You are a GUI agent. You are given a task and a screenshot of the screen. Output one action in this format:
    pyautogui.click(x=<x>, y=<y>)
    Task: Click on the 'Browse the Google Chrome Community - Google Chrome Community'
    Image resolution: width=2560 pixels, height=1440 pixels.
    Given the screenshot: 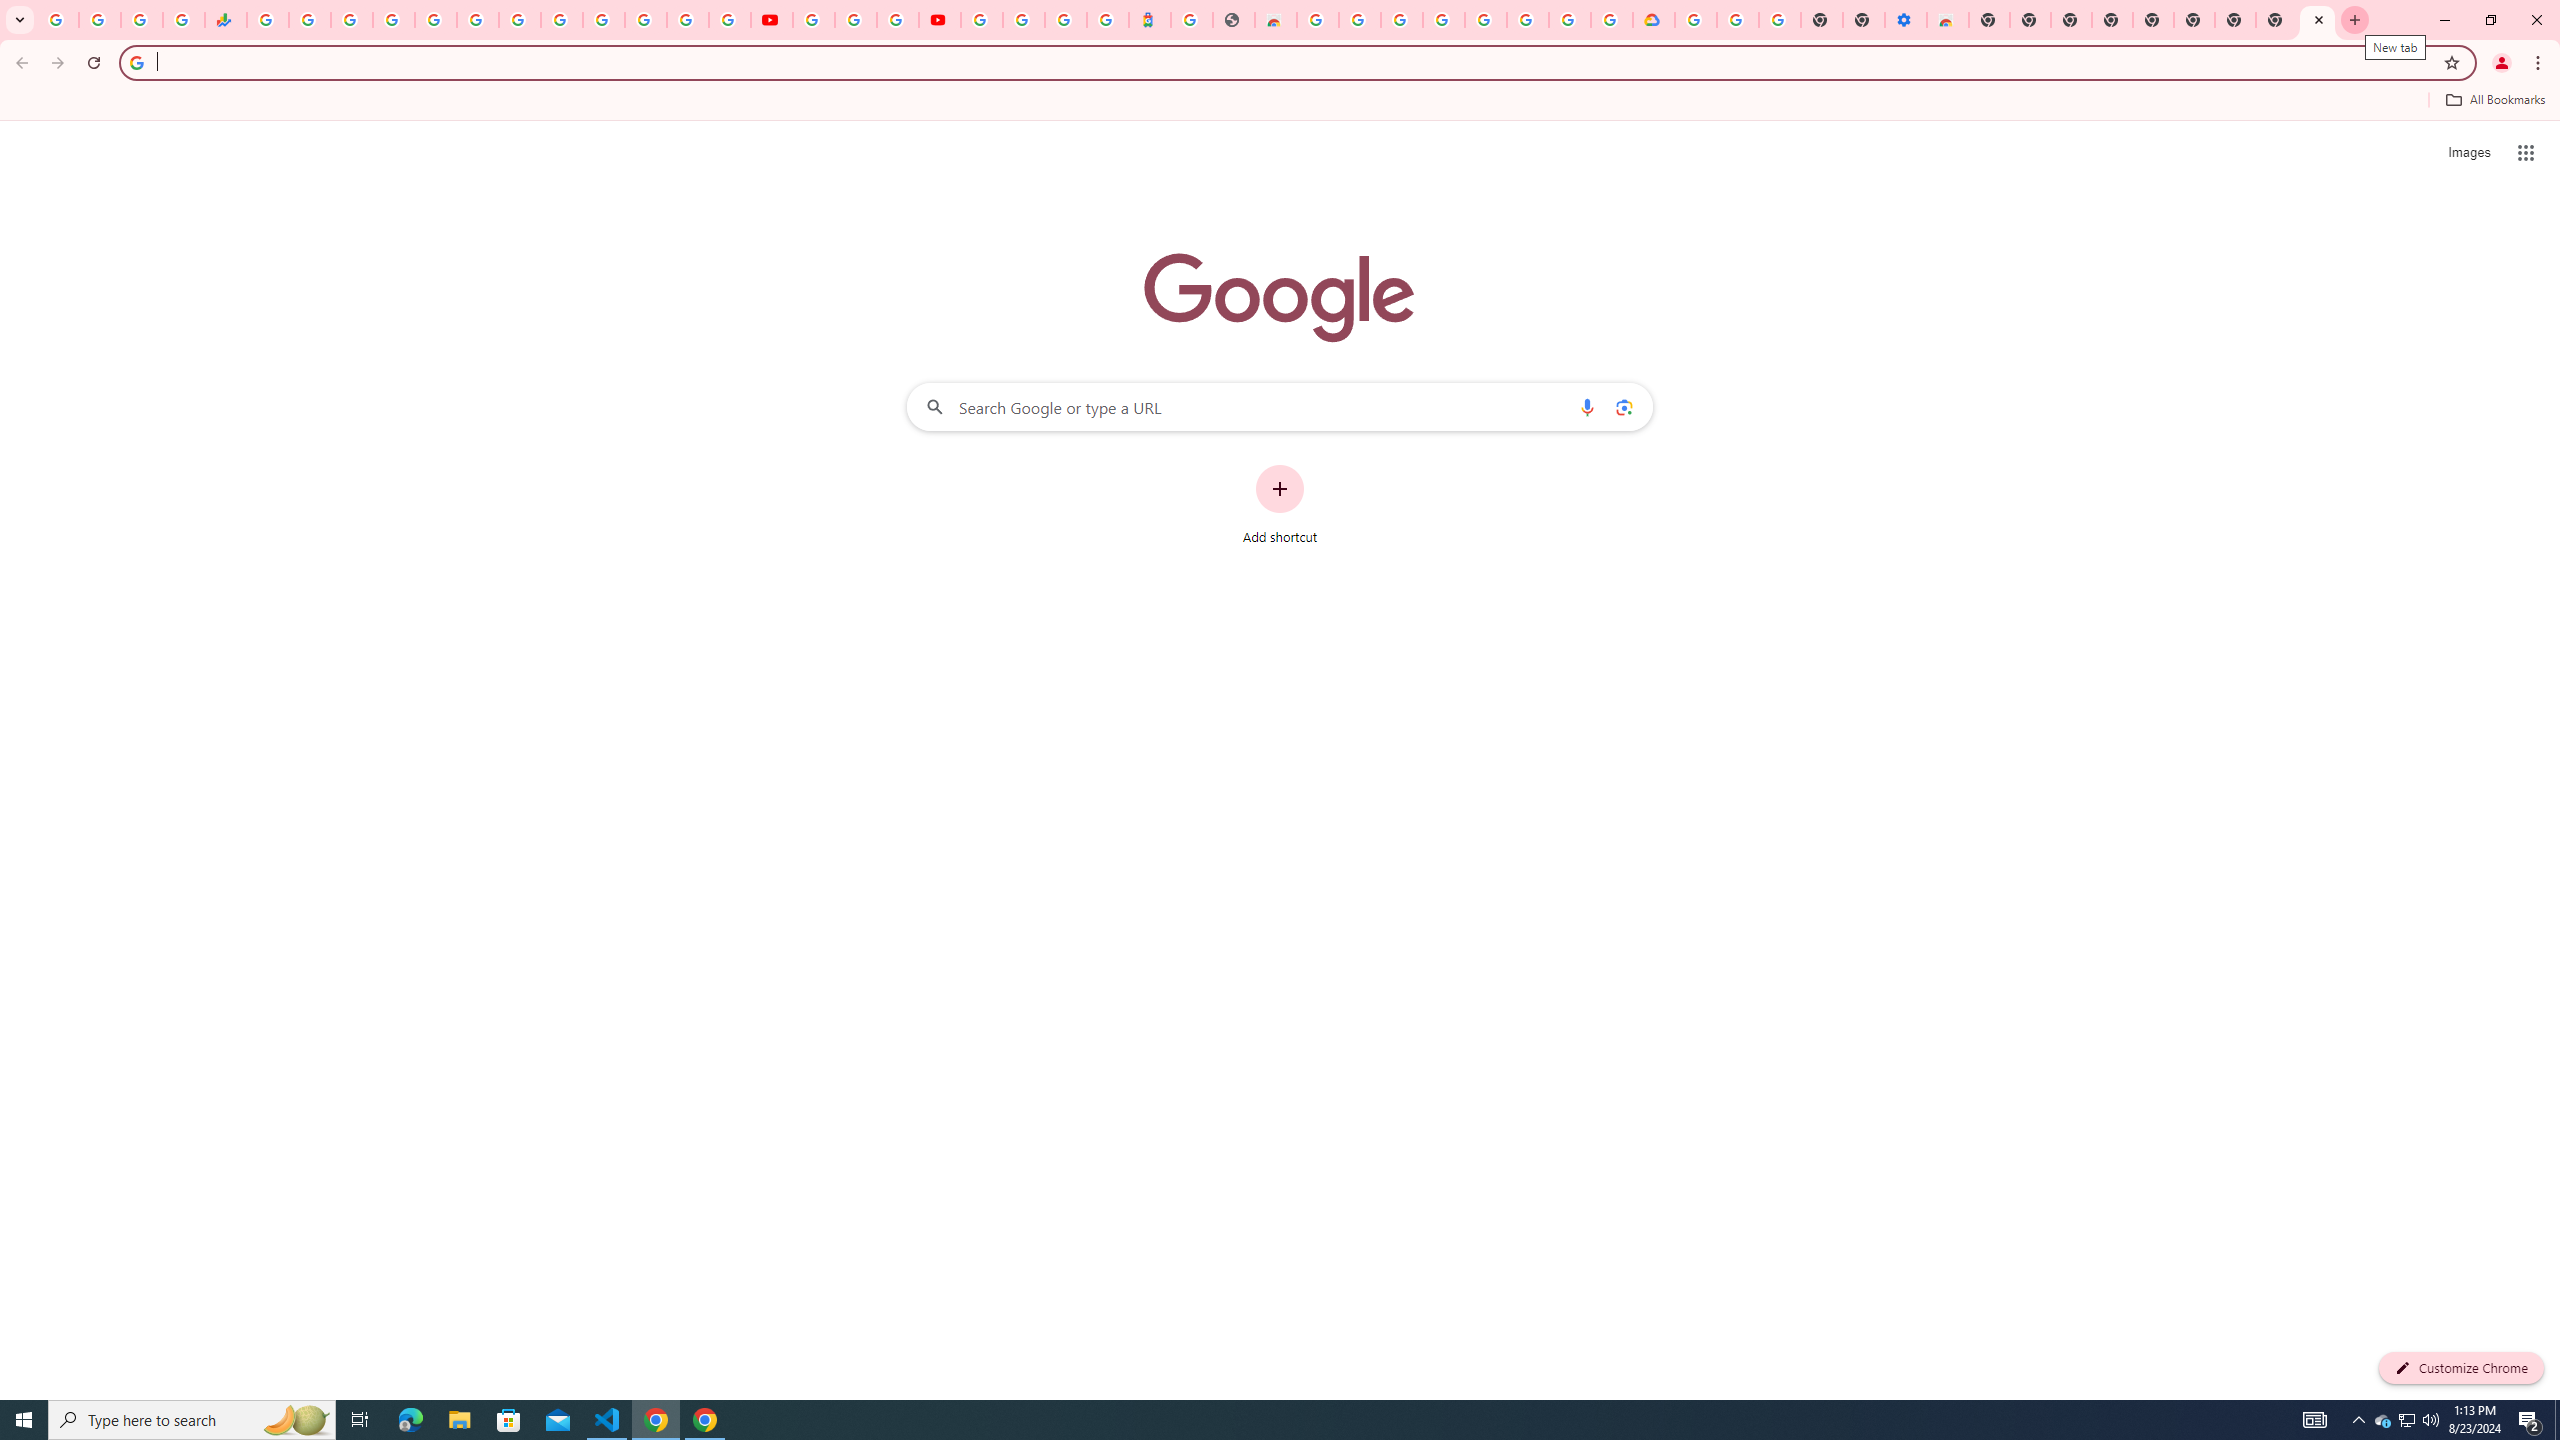 What is the action you would take?
    pyautogui.click(x=1610, y=19)
    